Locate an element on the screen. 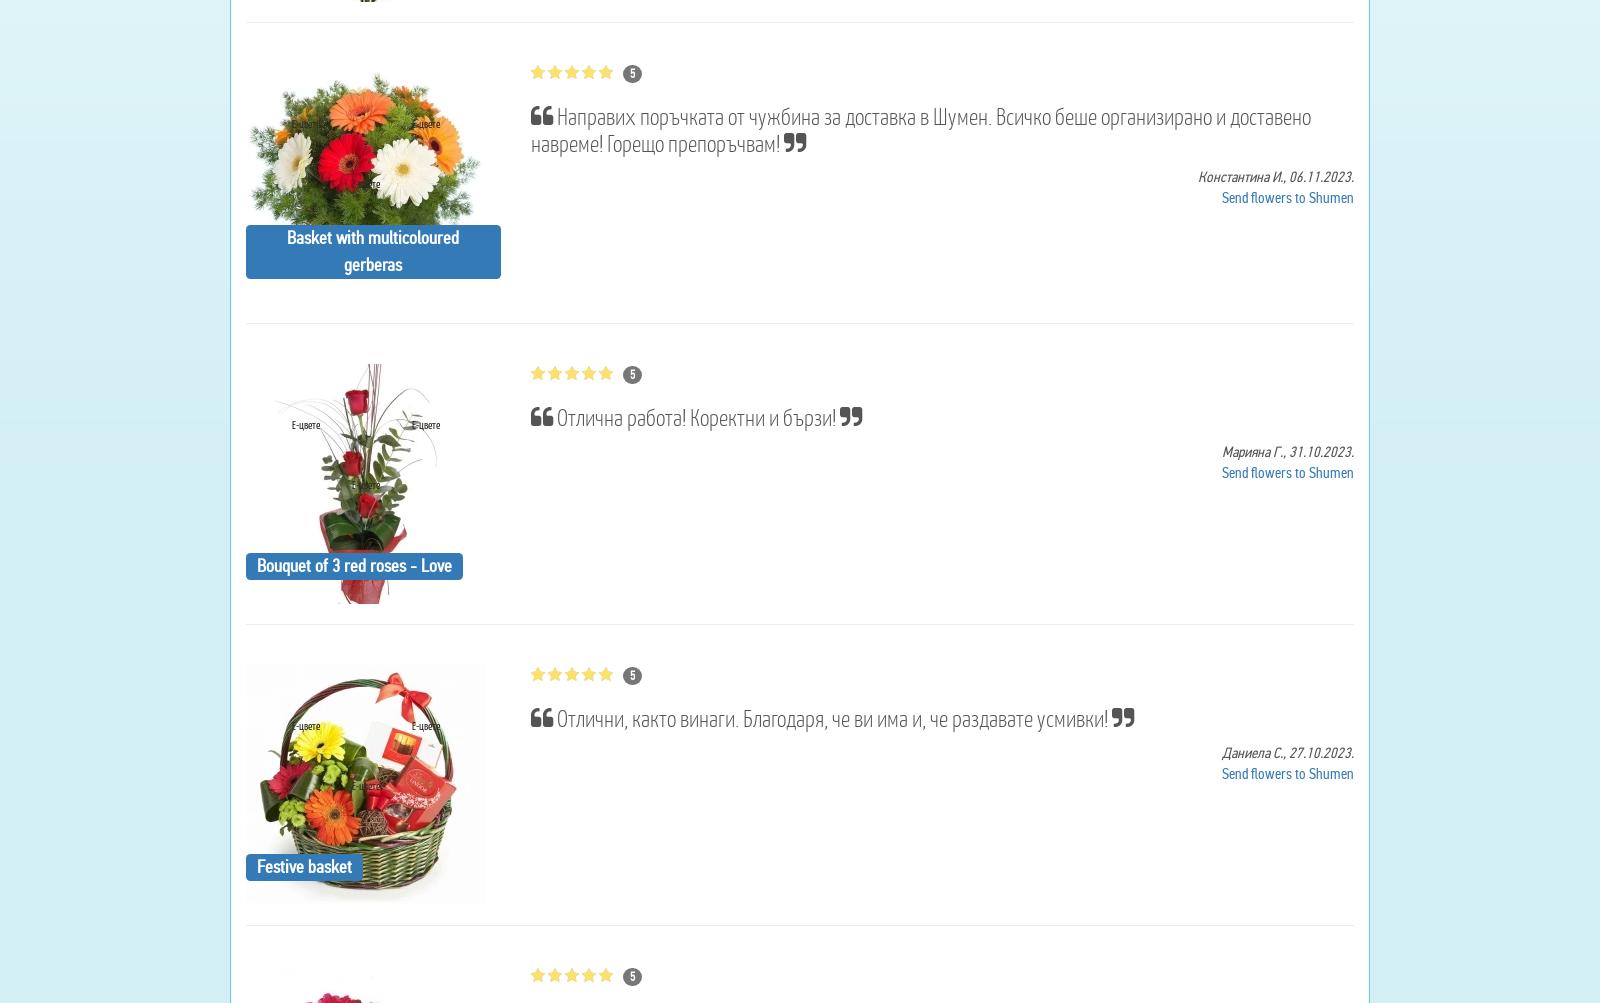 The image size is (1600, 1003). '31.10.2023.' is located at coordinates (1320, 451).